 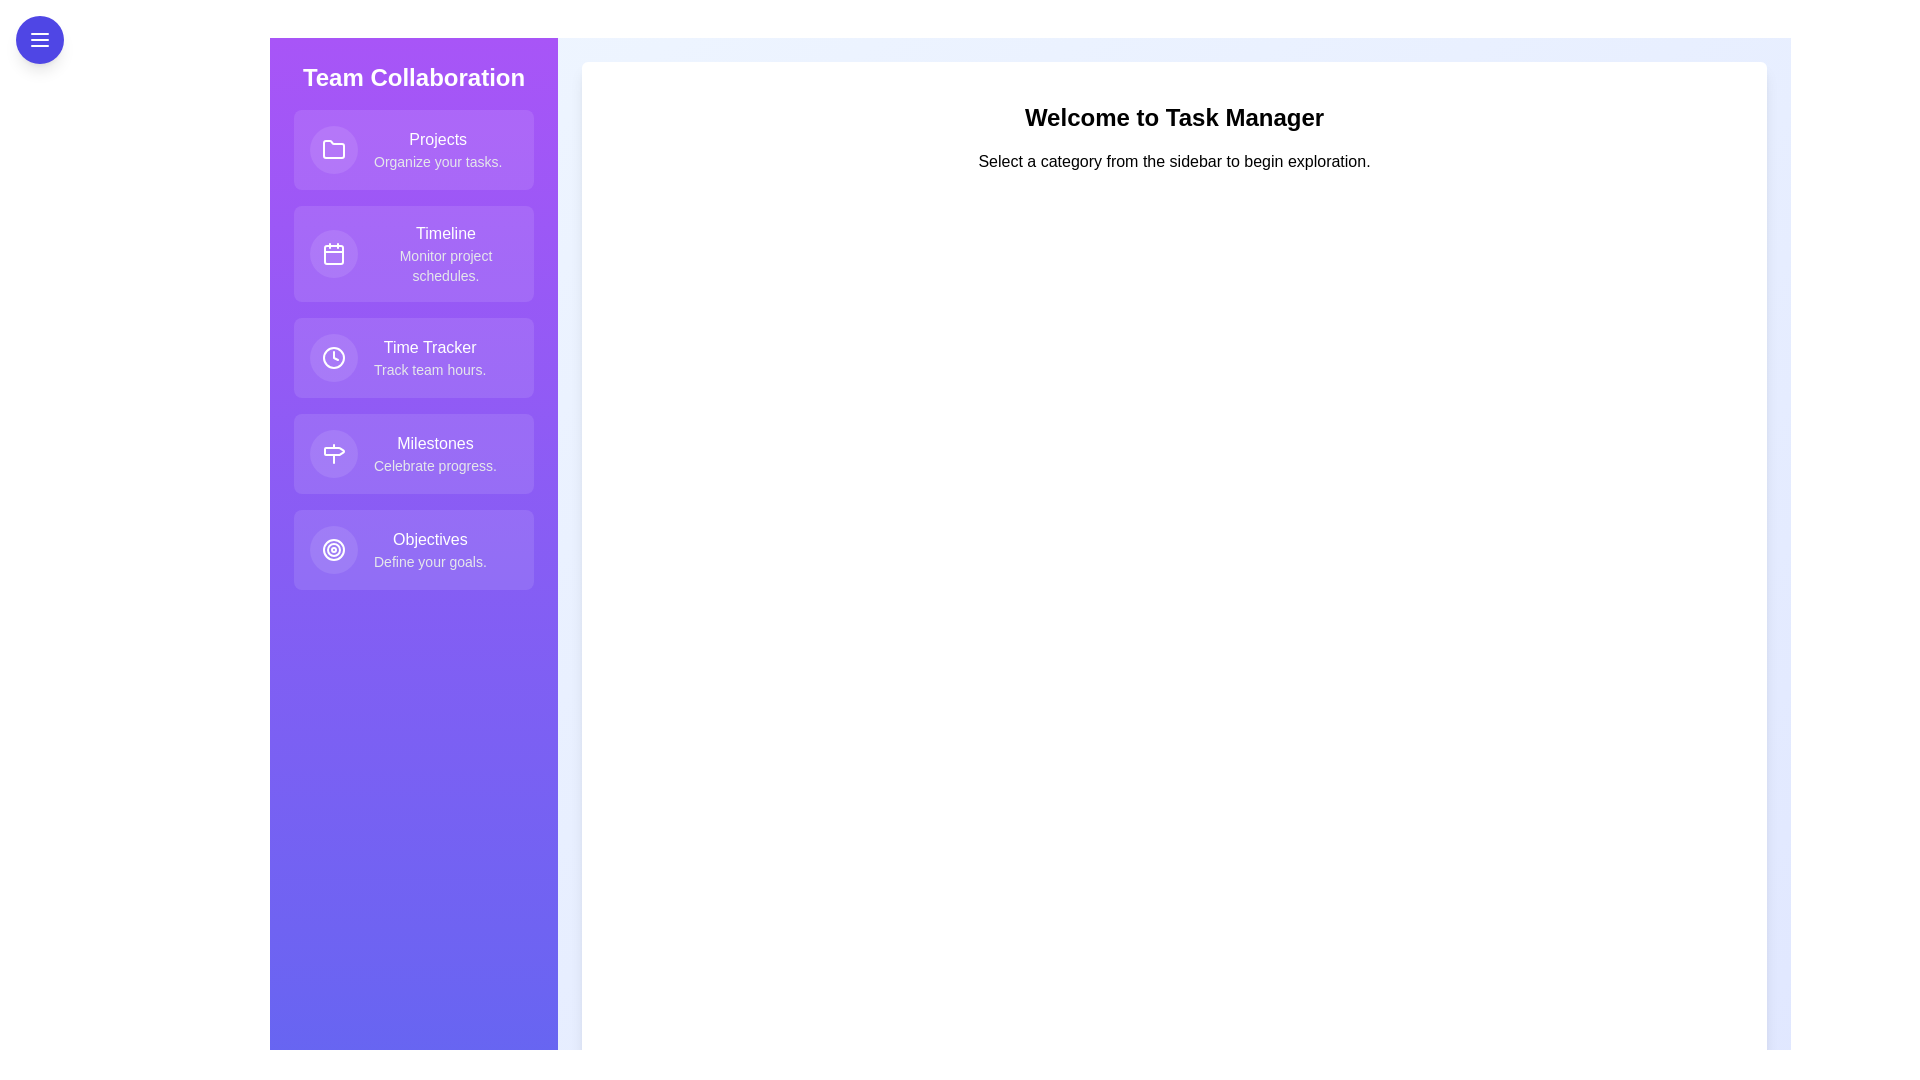 I want to click on the feature item Timeline from the list, so click(x=412, y=253).